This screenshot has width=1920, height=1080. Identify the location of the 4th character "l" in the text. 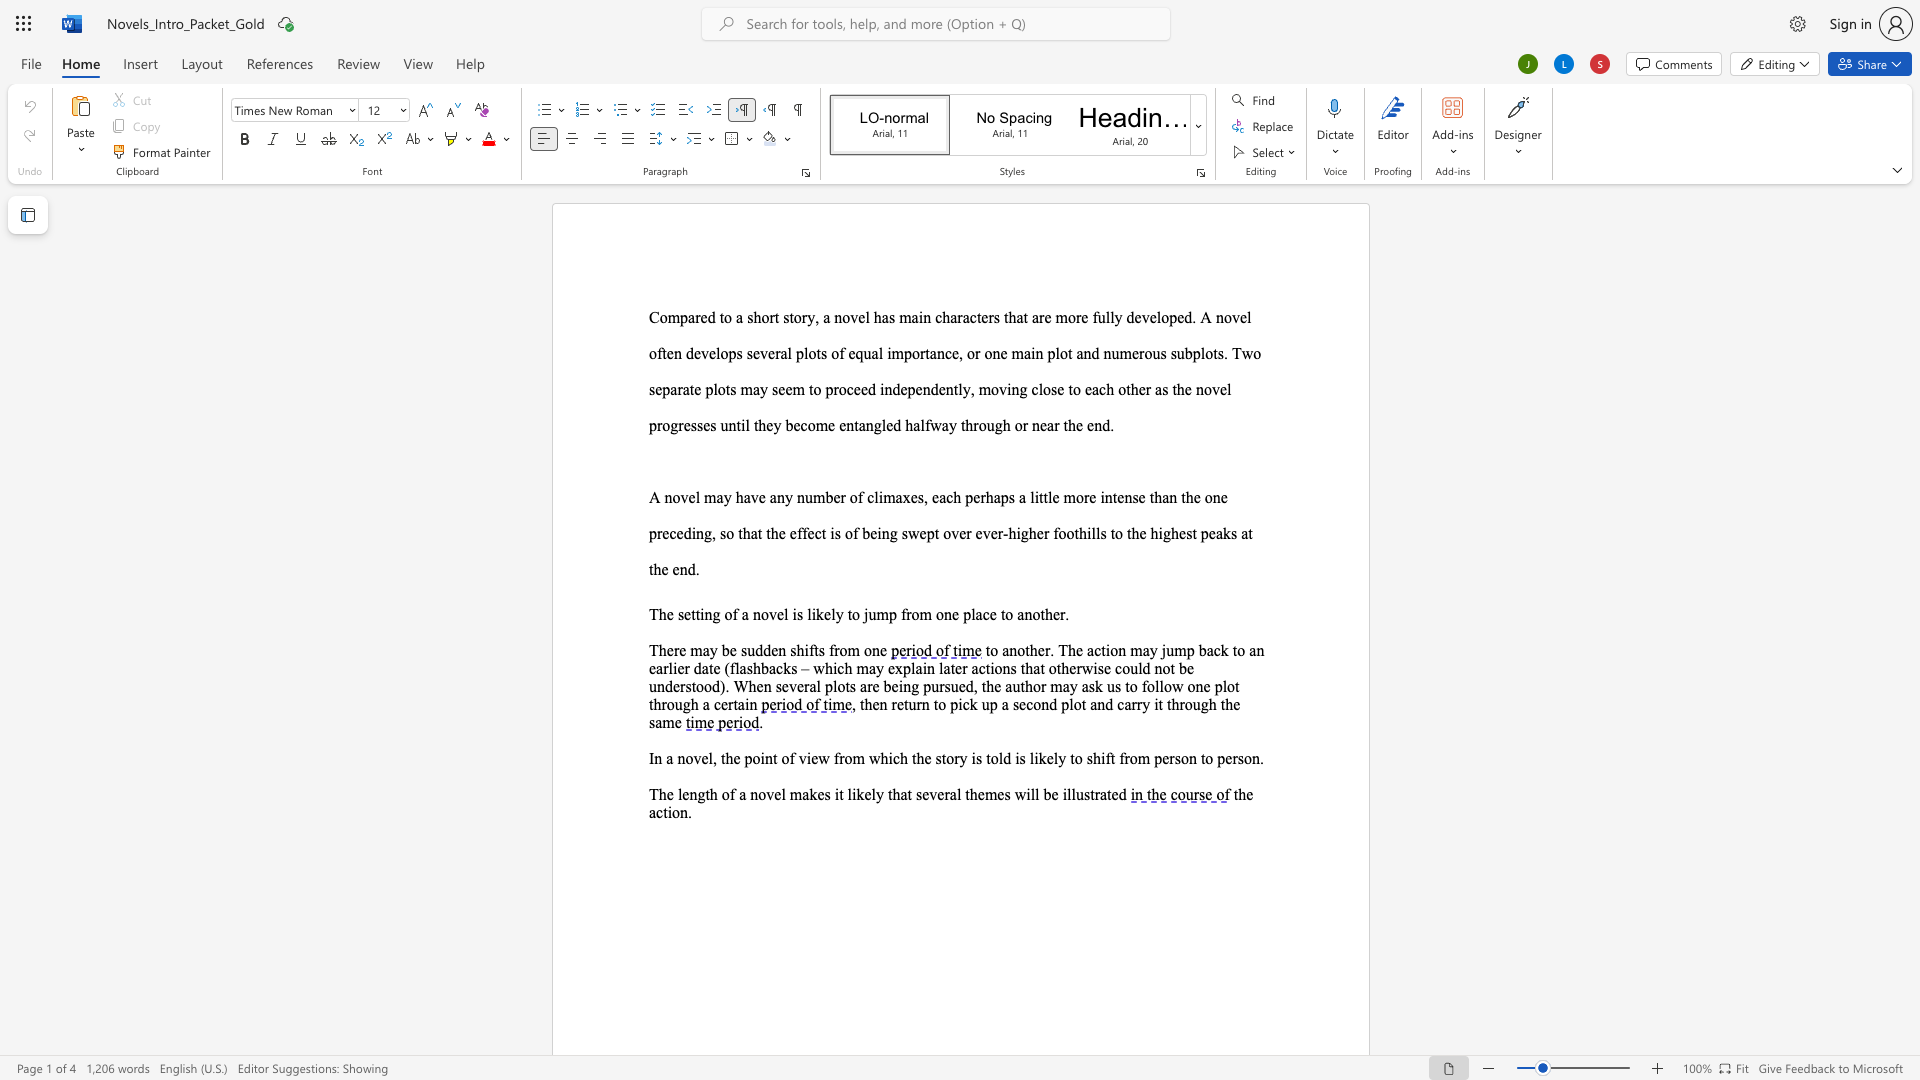
(1159, 316).